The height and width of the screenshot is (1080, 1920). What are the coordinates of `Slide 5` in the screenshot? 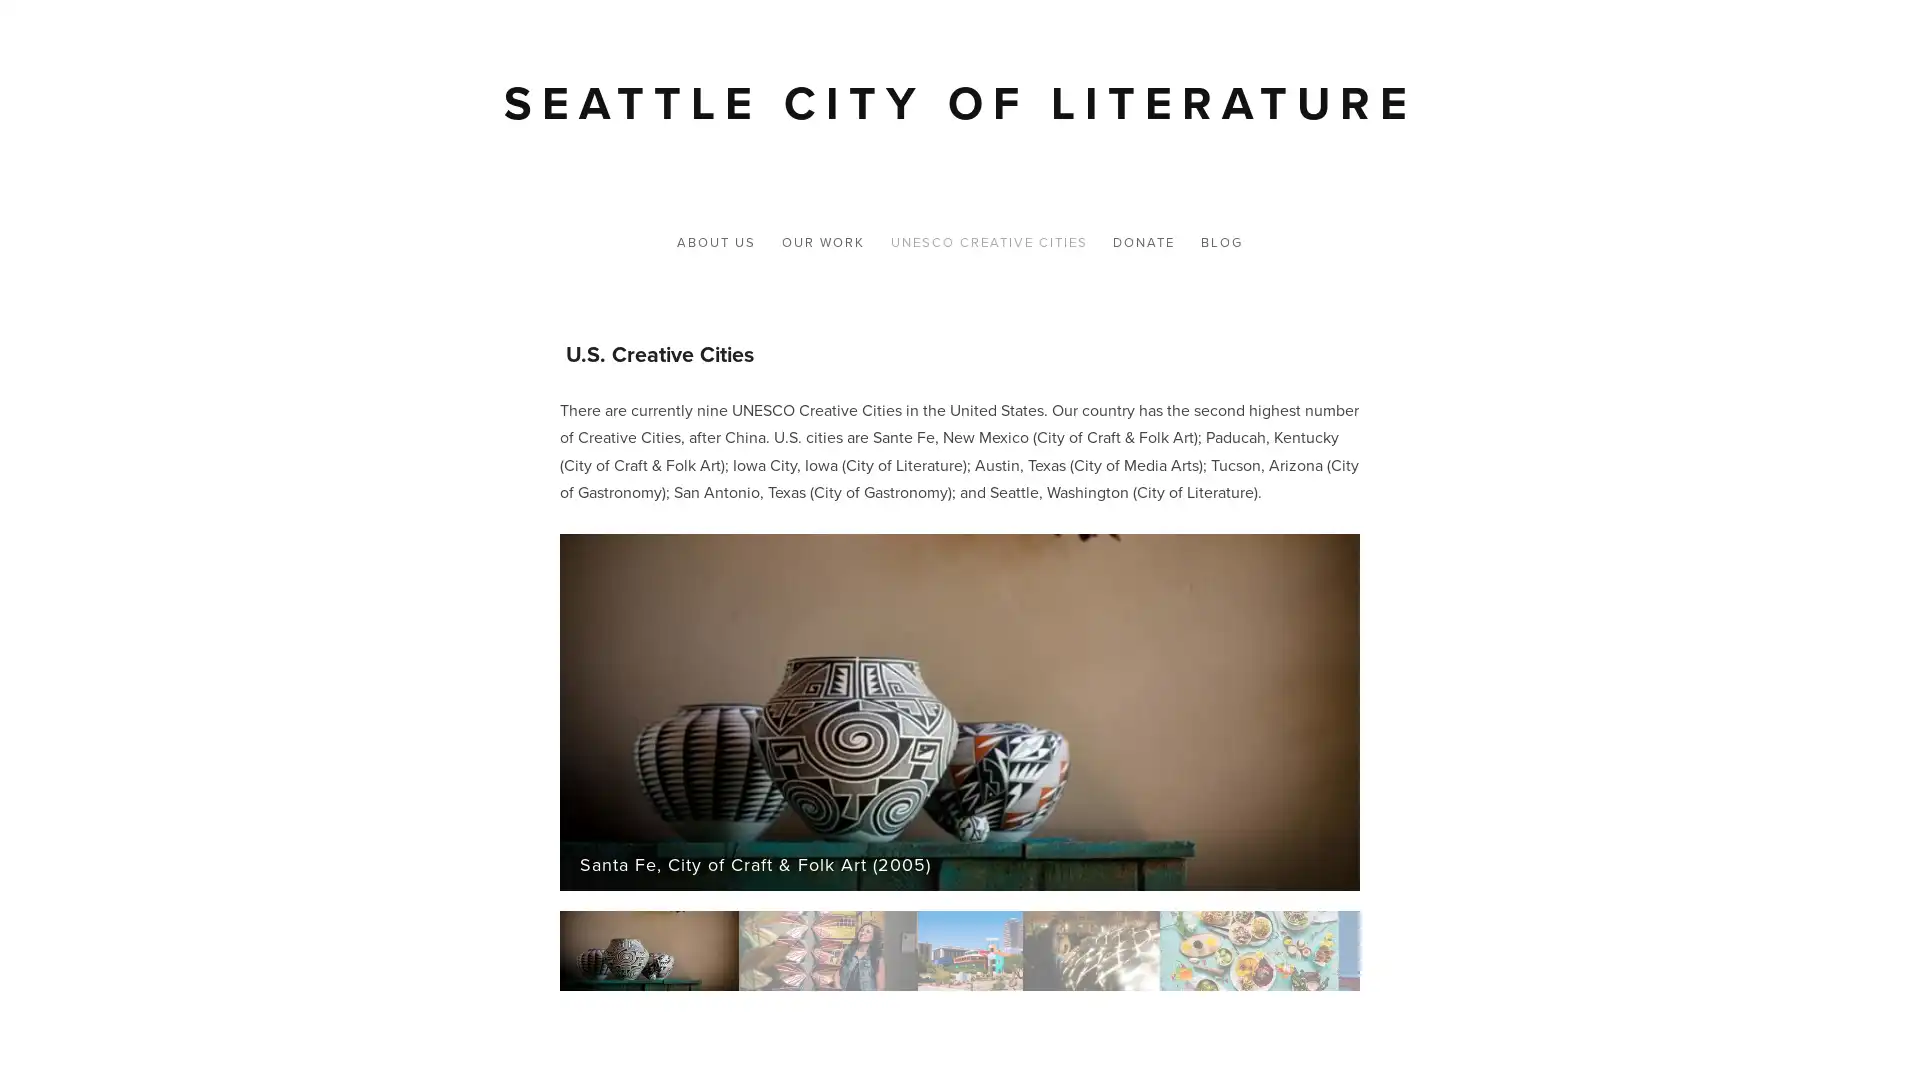 It's located at (1237, 950).